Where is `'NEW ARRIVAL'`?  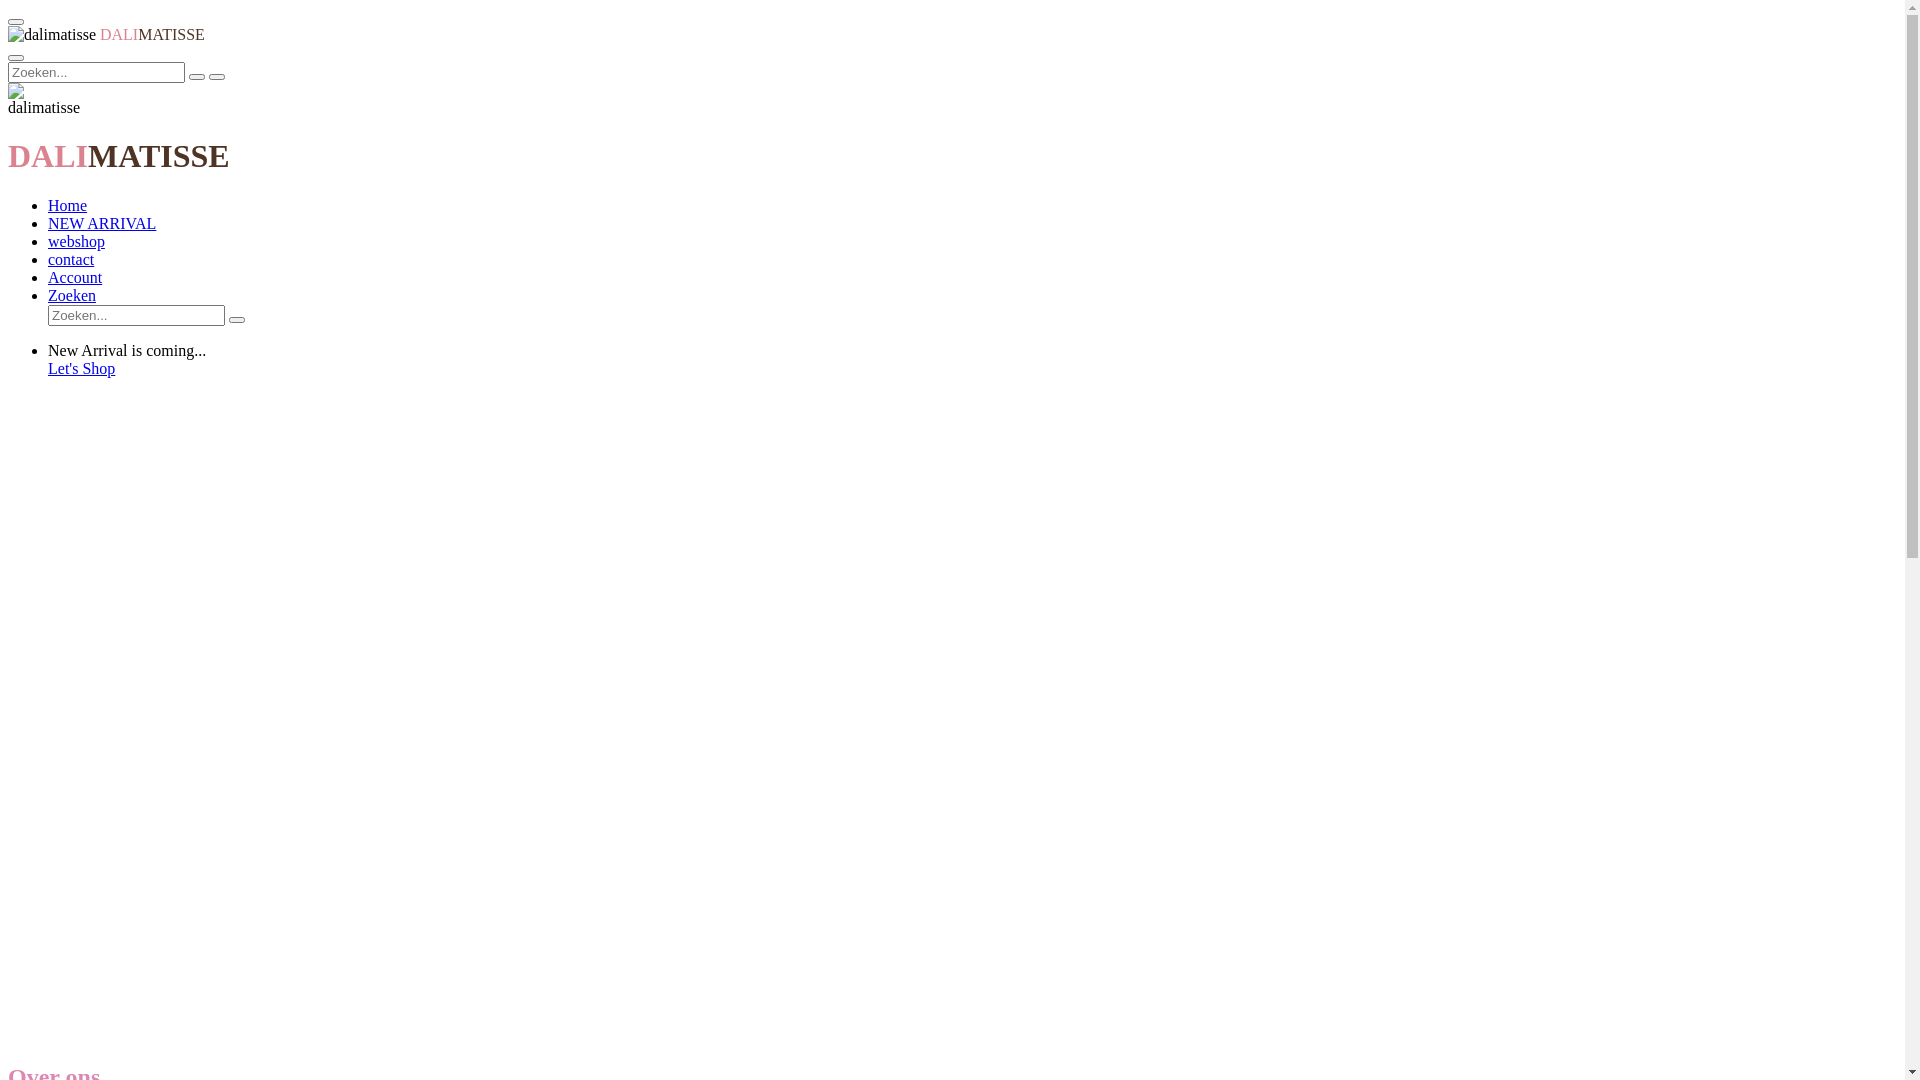
'NEW ARRIVAL' is located at coordinates (100, 223).